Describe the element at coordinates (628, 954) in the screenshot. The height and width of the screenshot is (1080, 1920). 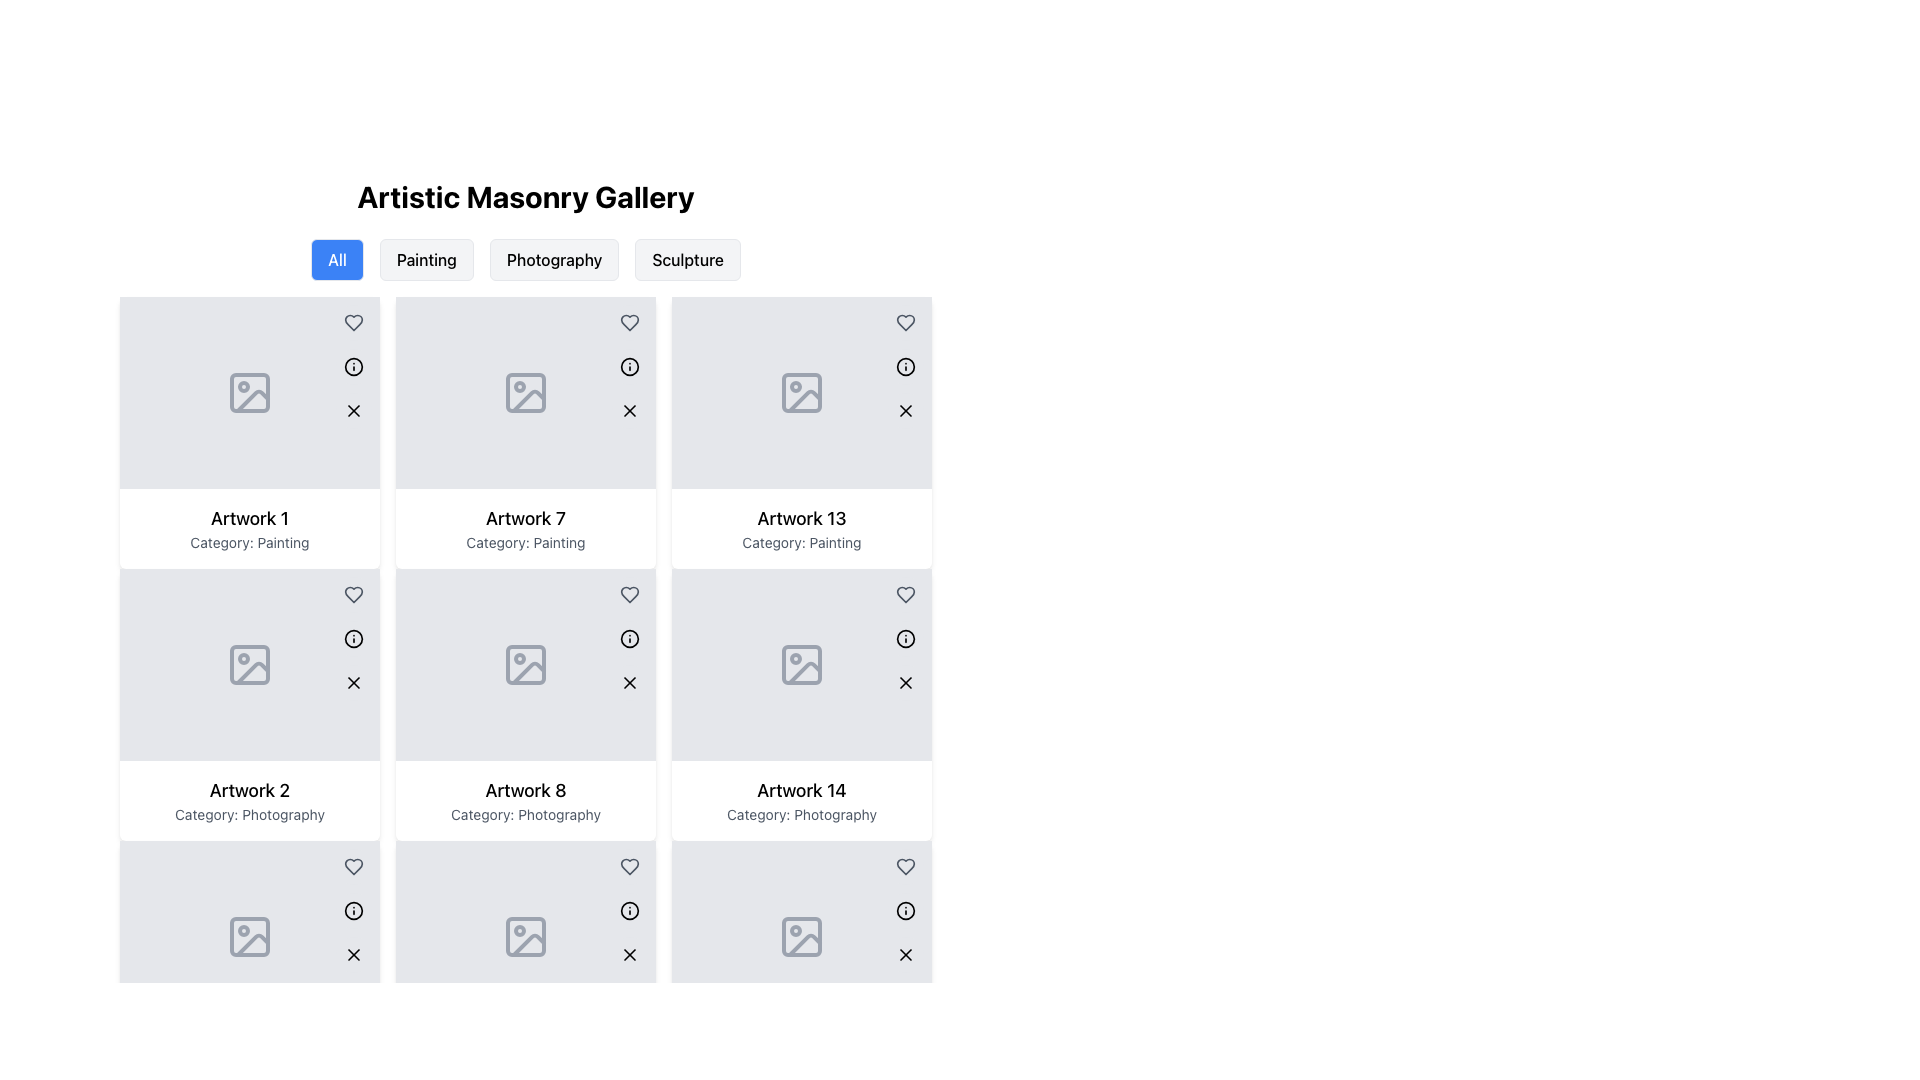
I see `the close or delete button located at the bottom of the vertical list of circular icons in the top-right section of the 'Artwork 8' card` at that location.